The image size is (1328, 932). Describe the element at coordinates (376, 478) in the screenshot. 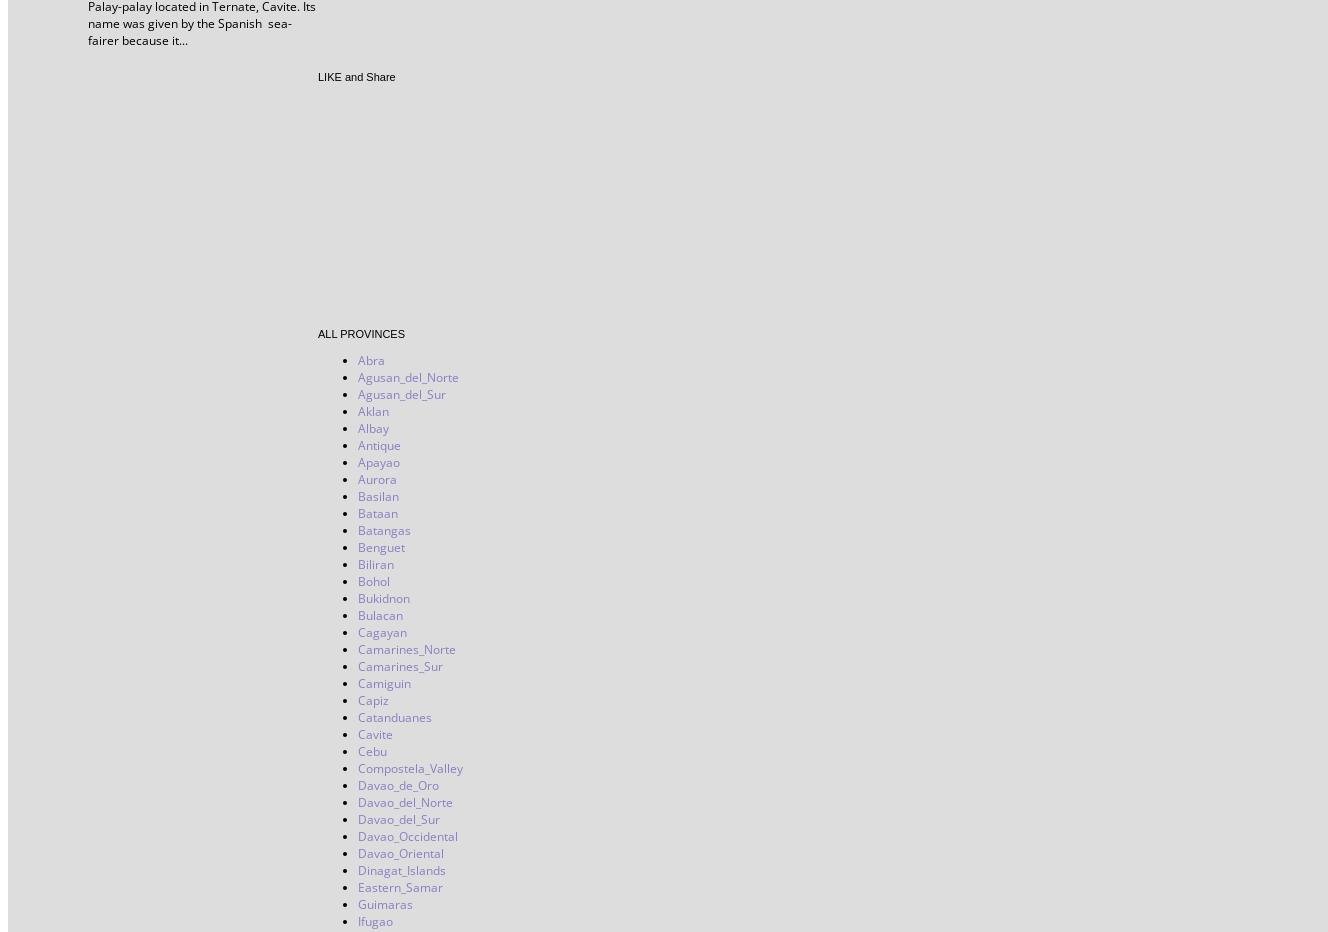

I see `'Aurora'` at that location.